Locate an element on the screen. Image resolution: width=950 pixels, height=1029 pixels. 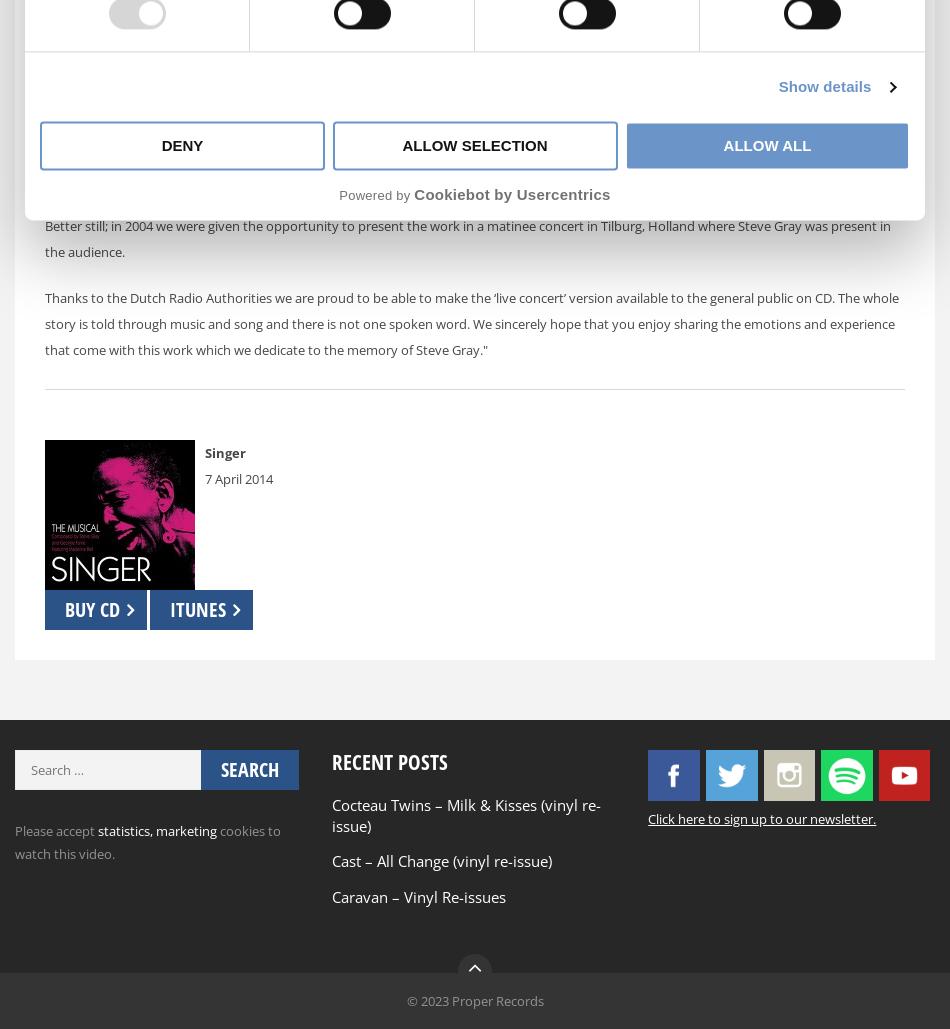
'Cast – All Change (vinyl re-issue)' is located at coordinates (439, 859).